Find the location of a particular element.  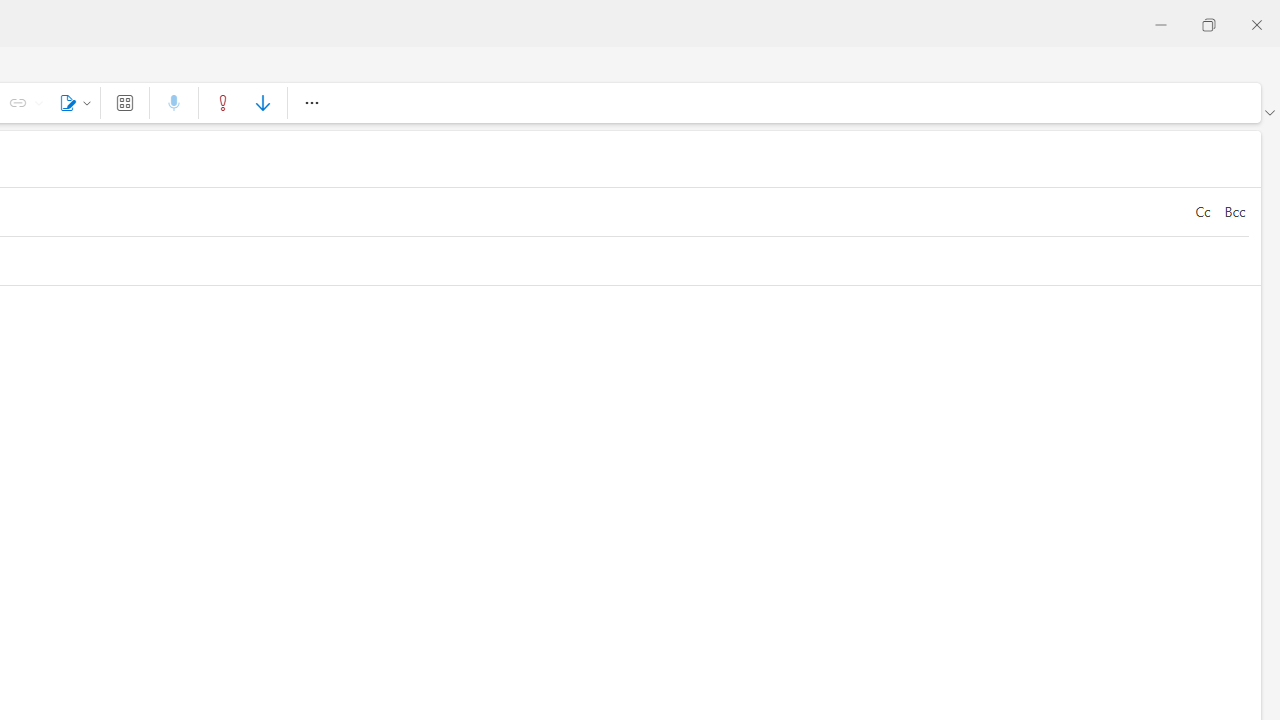

'Low importance' is located at coordinates (262, 102).